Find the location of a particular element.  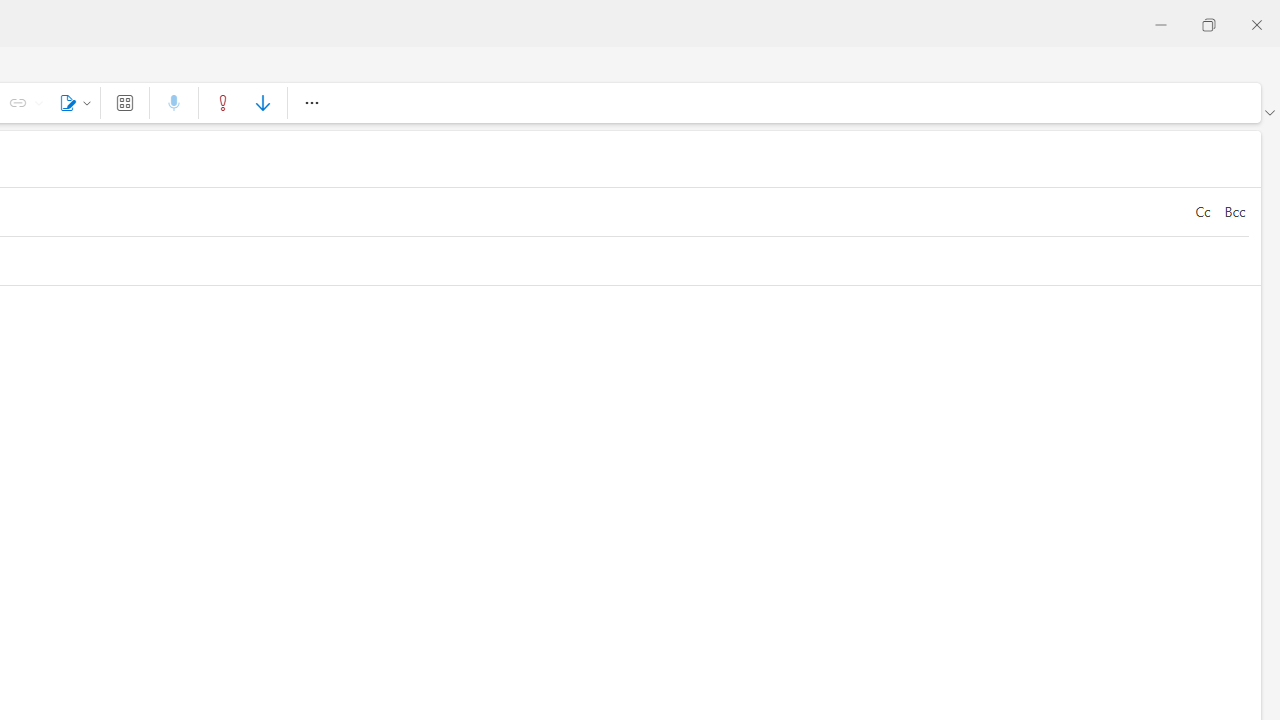

'Low importance' is located at coordinates (262, 102).